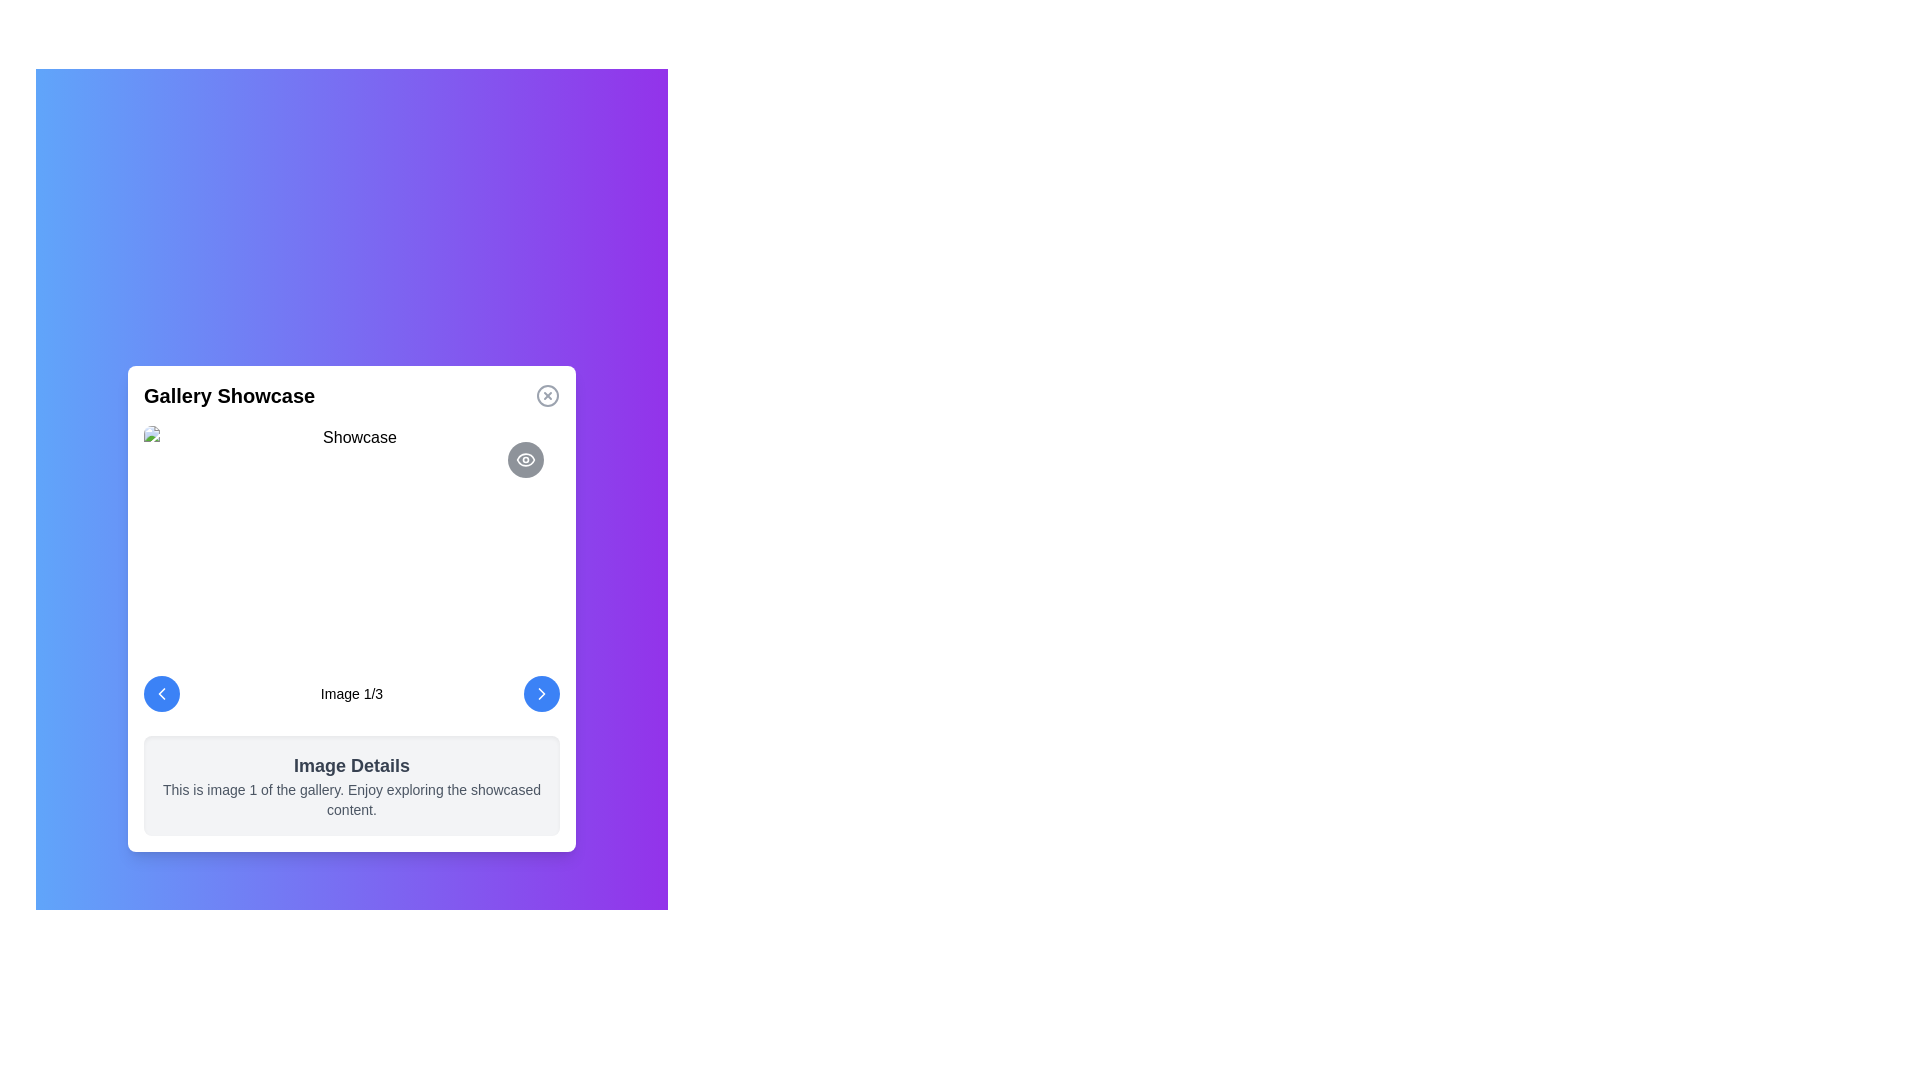  I want to click on the navigation button located at the bottom-right corner of the gallery card interface, so click(542, 693).